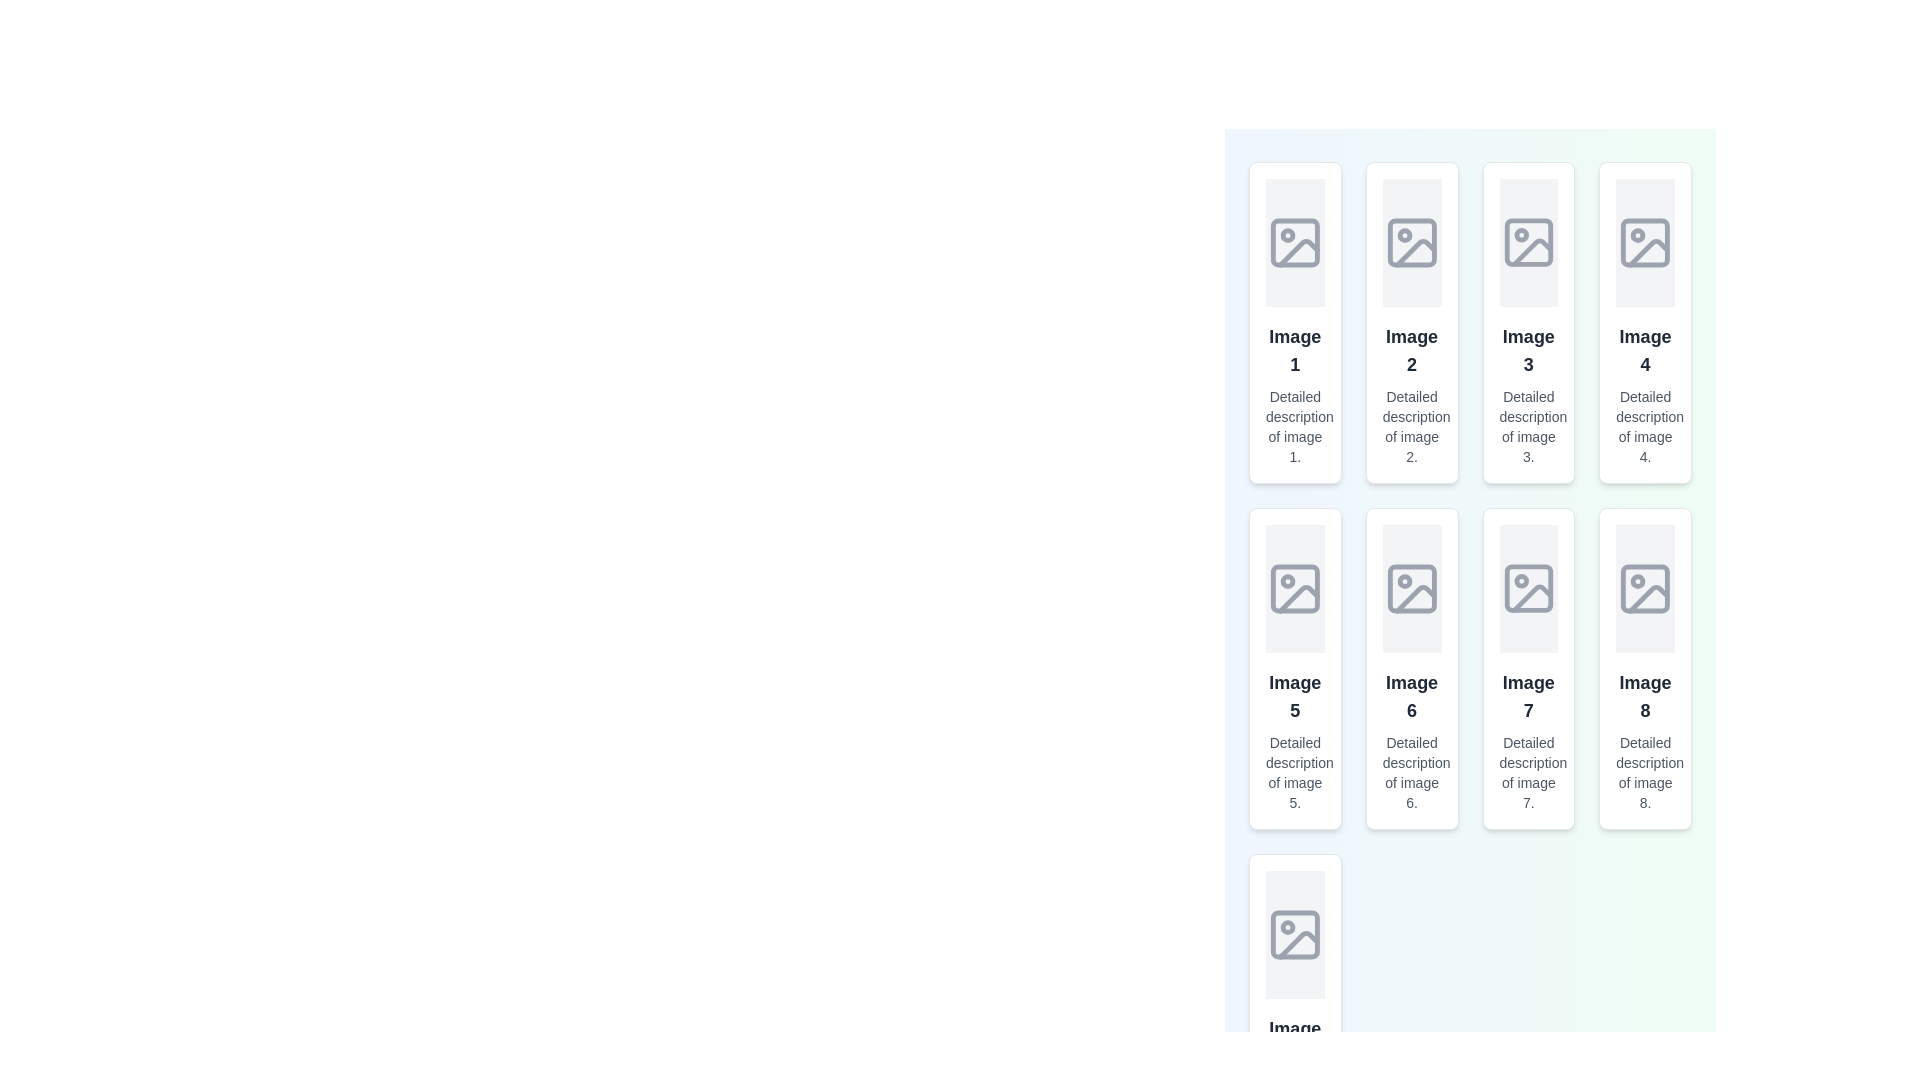 This screenshot has height=1080, width=1920. What do you see at coordinates (1645, 322) in the screenshot?
I see `the styling of the content card that showcases 'Image 4', which is the fourth item in the grid layout, featuring a white background and light gray border` at bounding box center [1645, 322].